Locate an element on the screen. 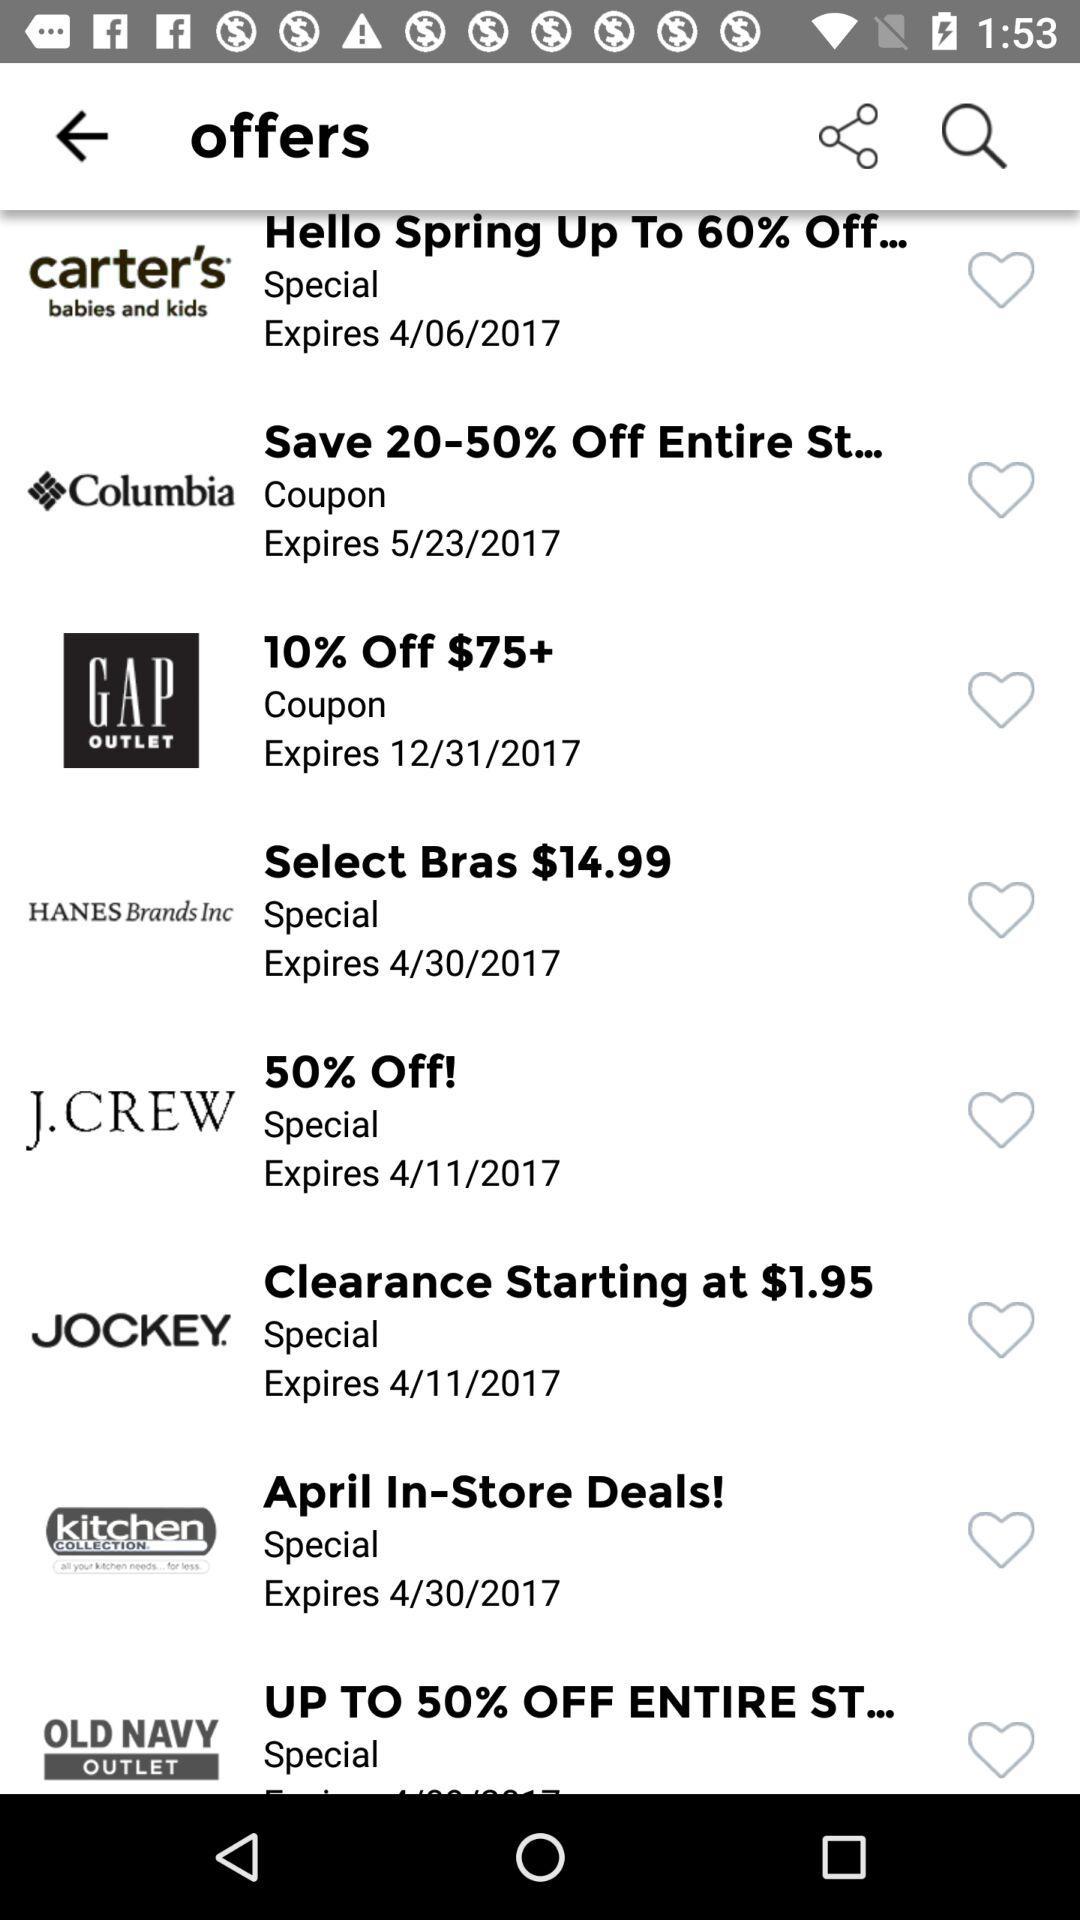  the item next to offers icon is located at coordinates (80, 135).